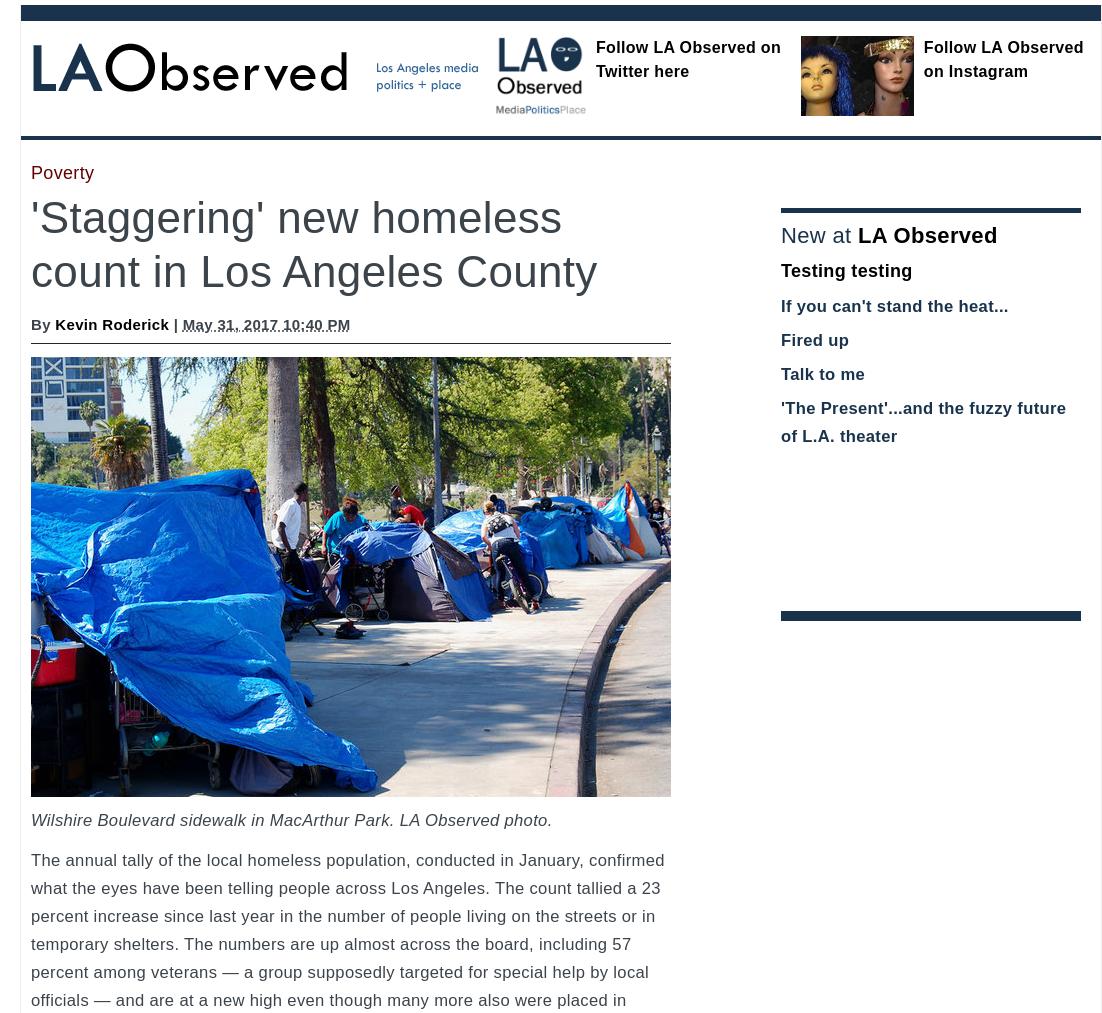 The width and height of the screenshot is (1102, 1013). Describe the element at coordinates (687, 58) in the screenshot. I see `'Follow LA Observed on Twitter here'` at that location.